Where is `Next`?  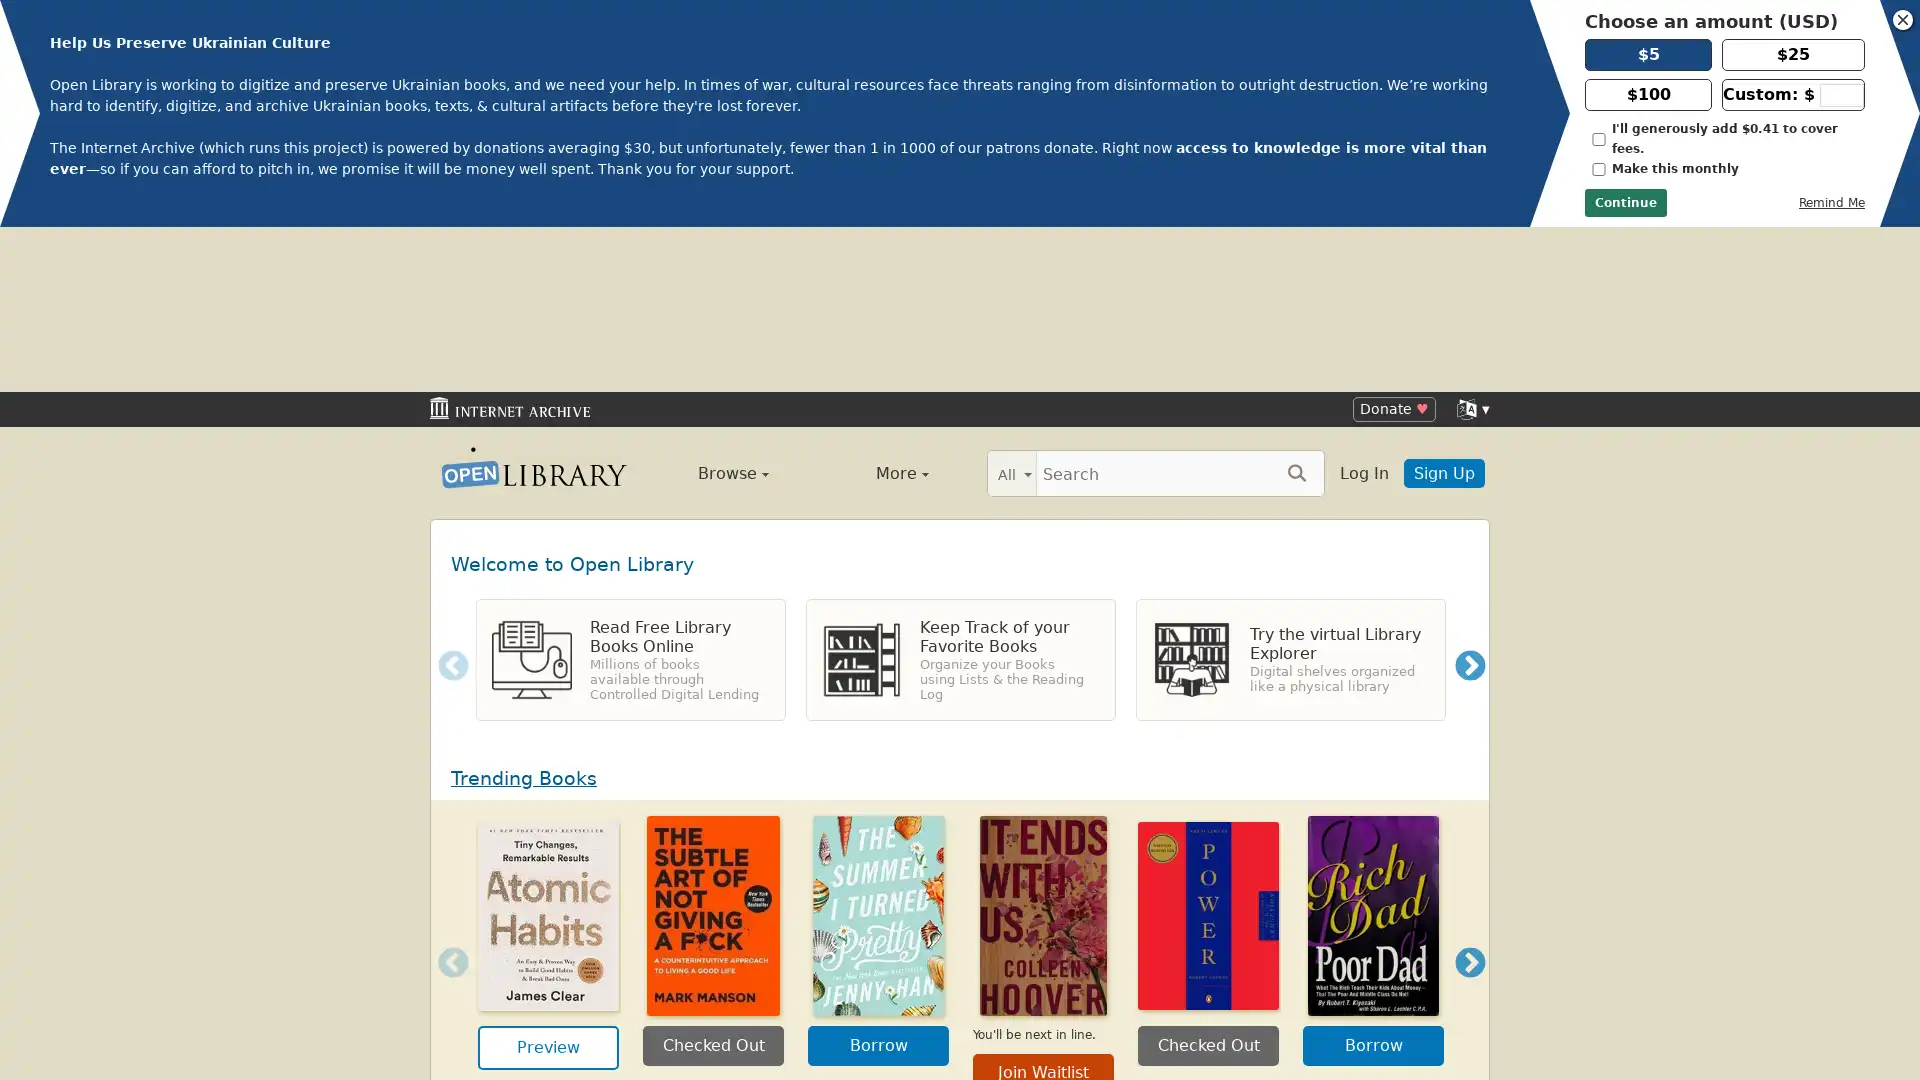
Next is located at coordinates (1470, 500).